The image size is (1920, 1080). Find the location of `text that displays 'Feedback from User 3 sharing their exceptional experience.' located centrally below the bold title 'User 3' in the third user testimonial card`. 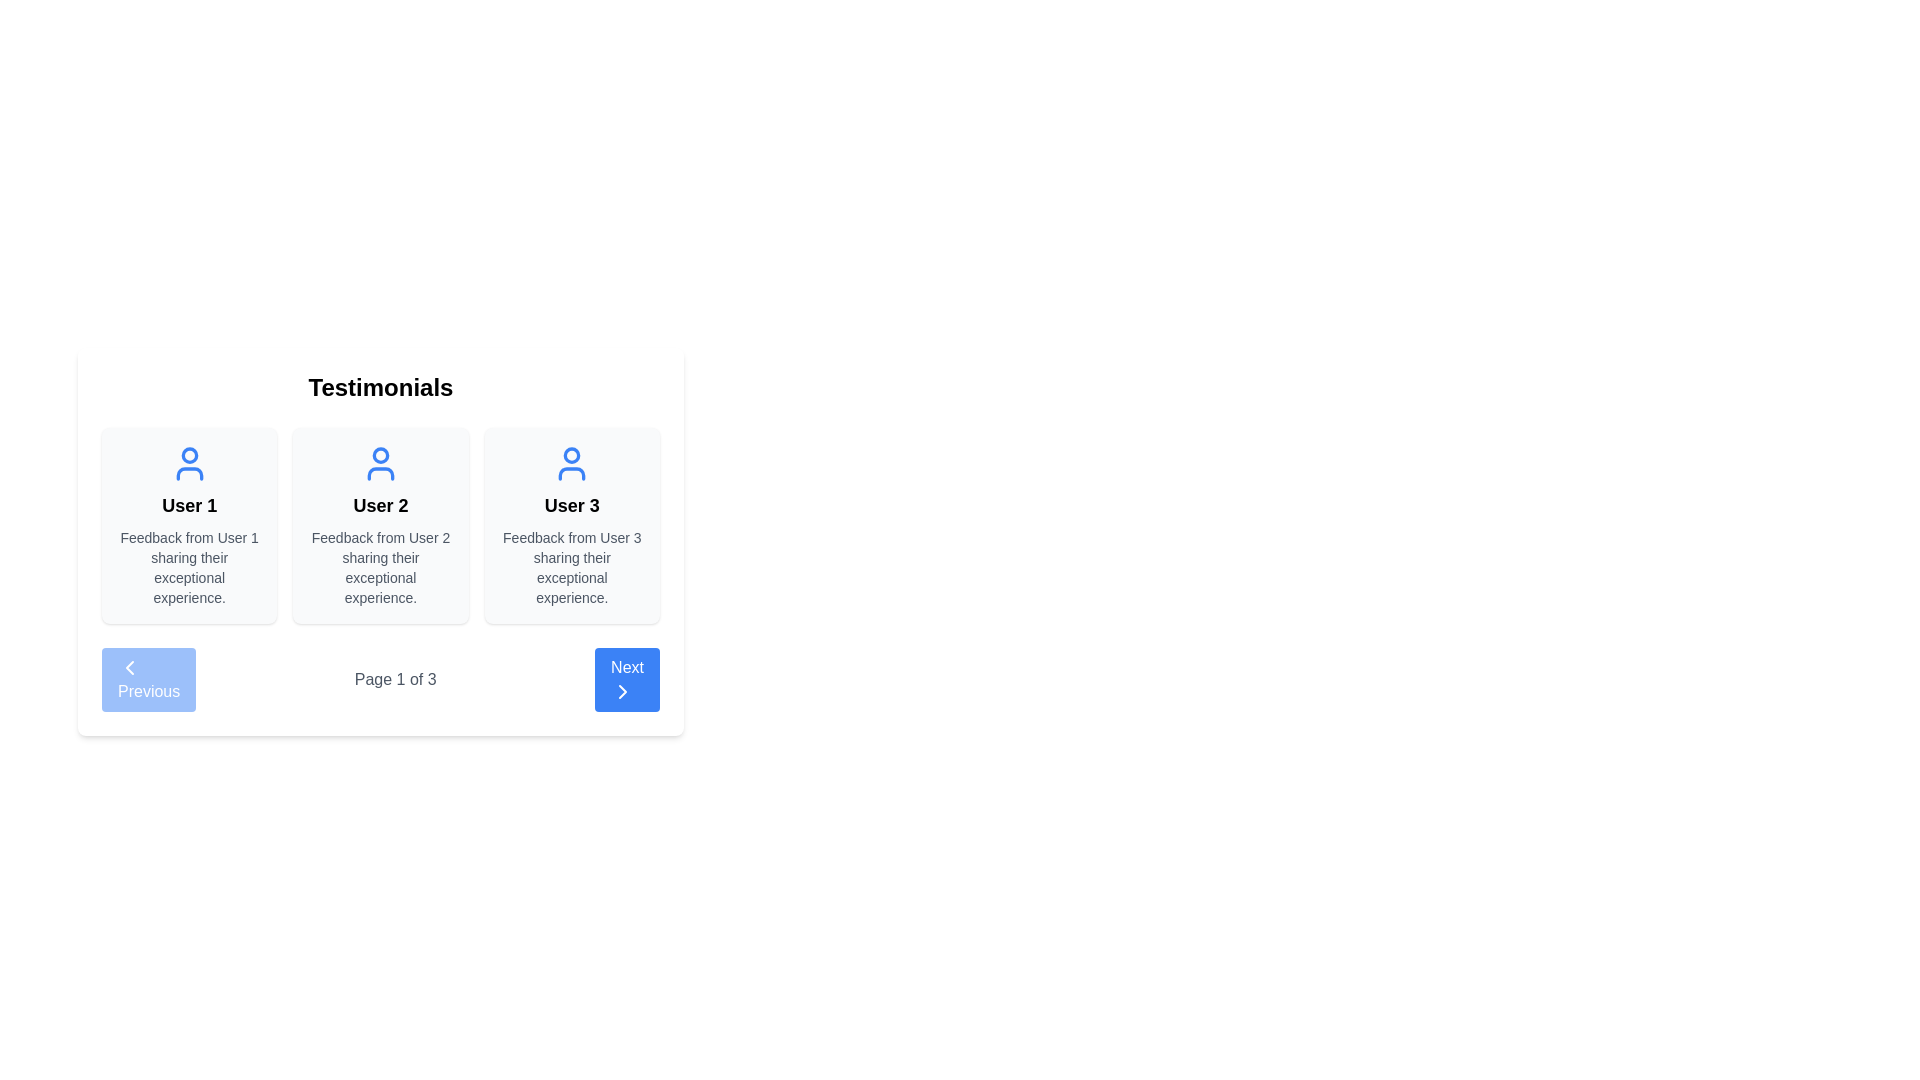

text that displays 'Feedback from User 3 sharing their exceptional experience.' located centrally below the bold title 'User 3' in the third user testimonial card is located at coordinates (571, 567).